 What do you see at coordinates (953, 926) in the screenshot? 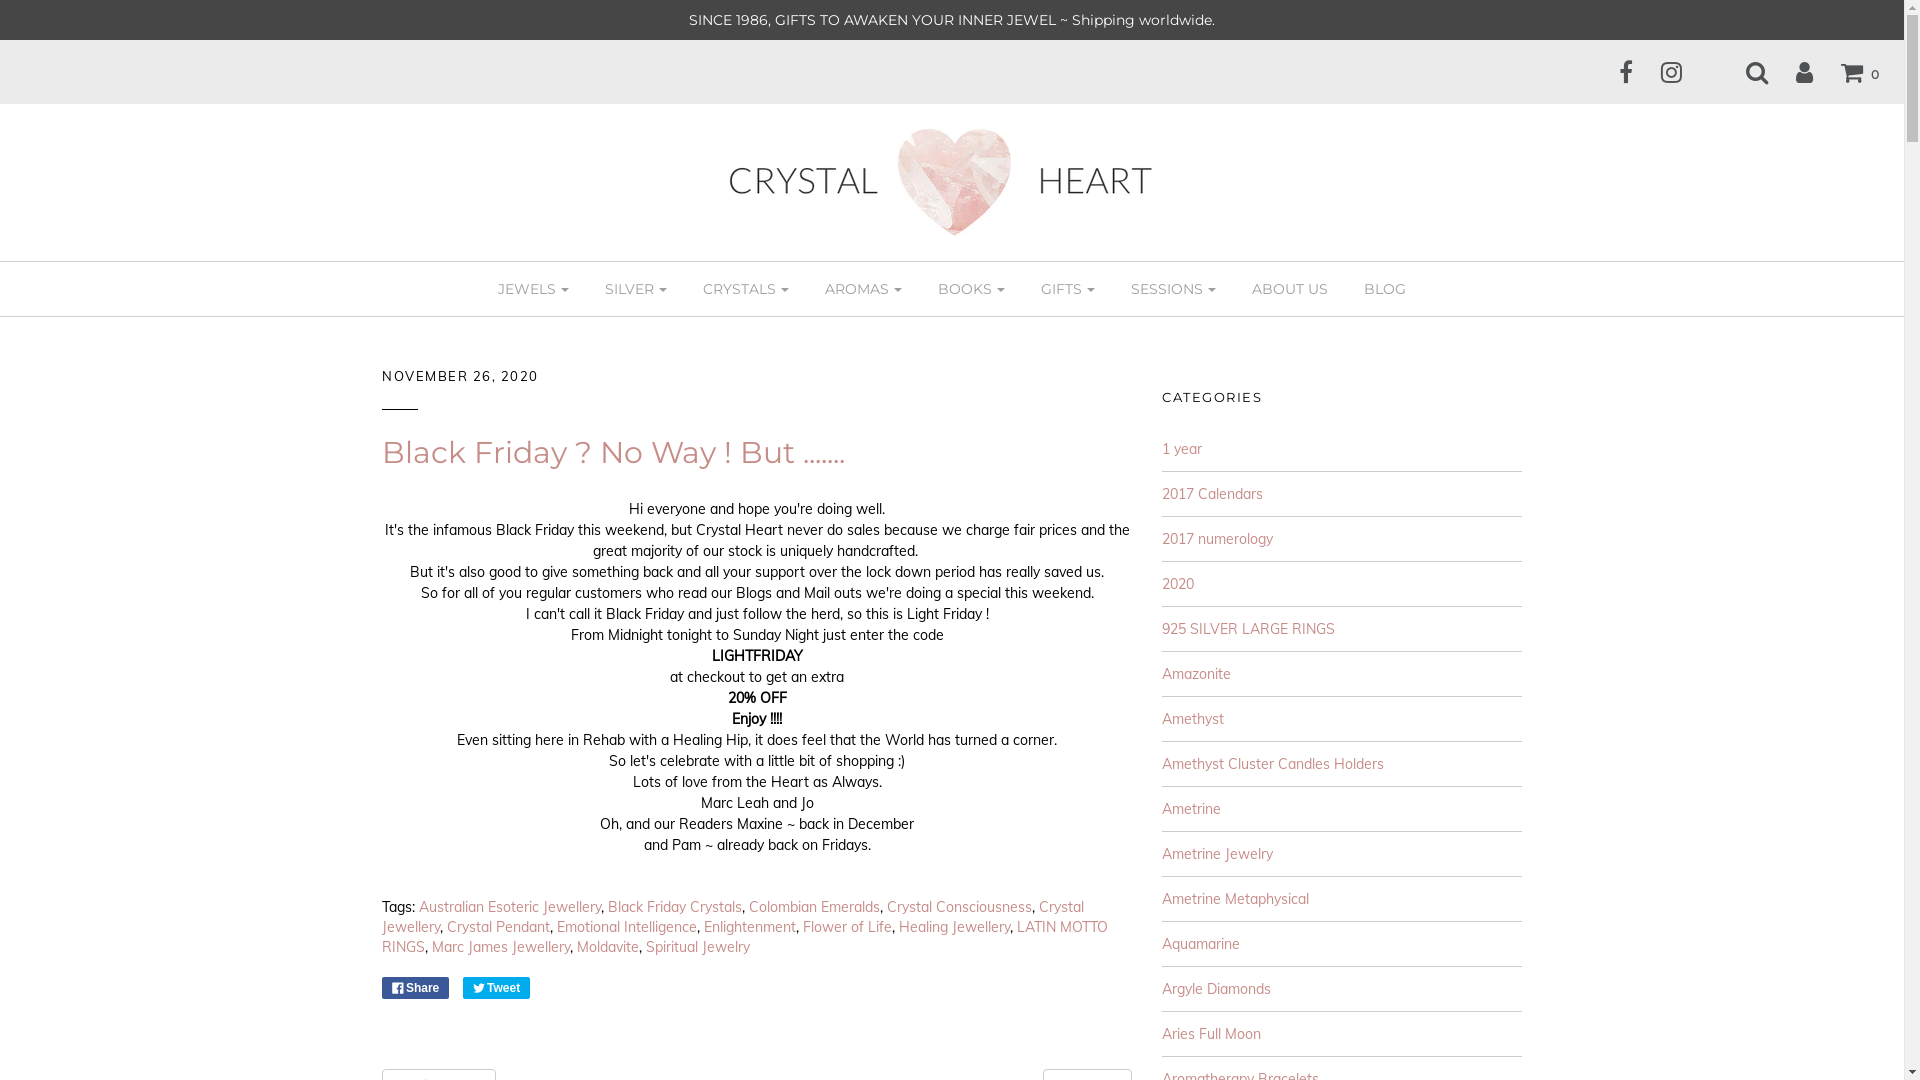
I see `'Healing Jewellery'` at bounding box center [953, 926].